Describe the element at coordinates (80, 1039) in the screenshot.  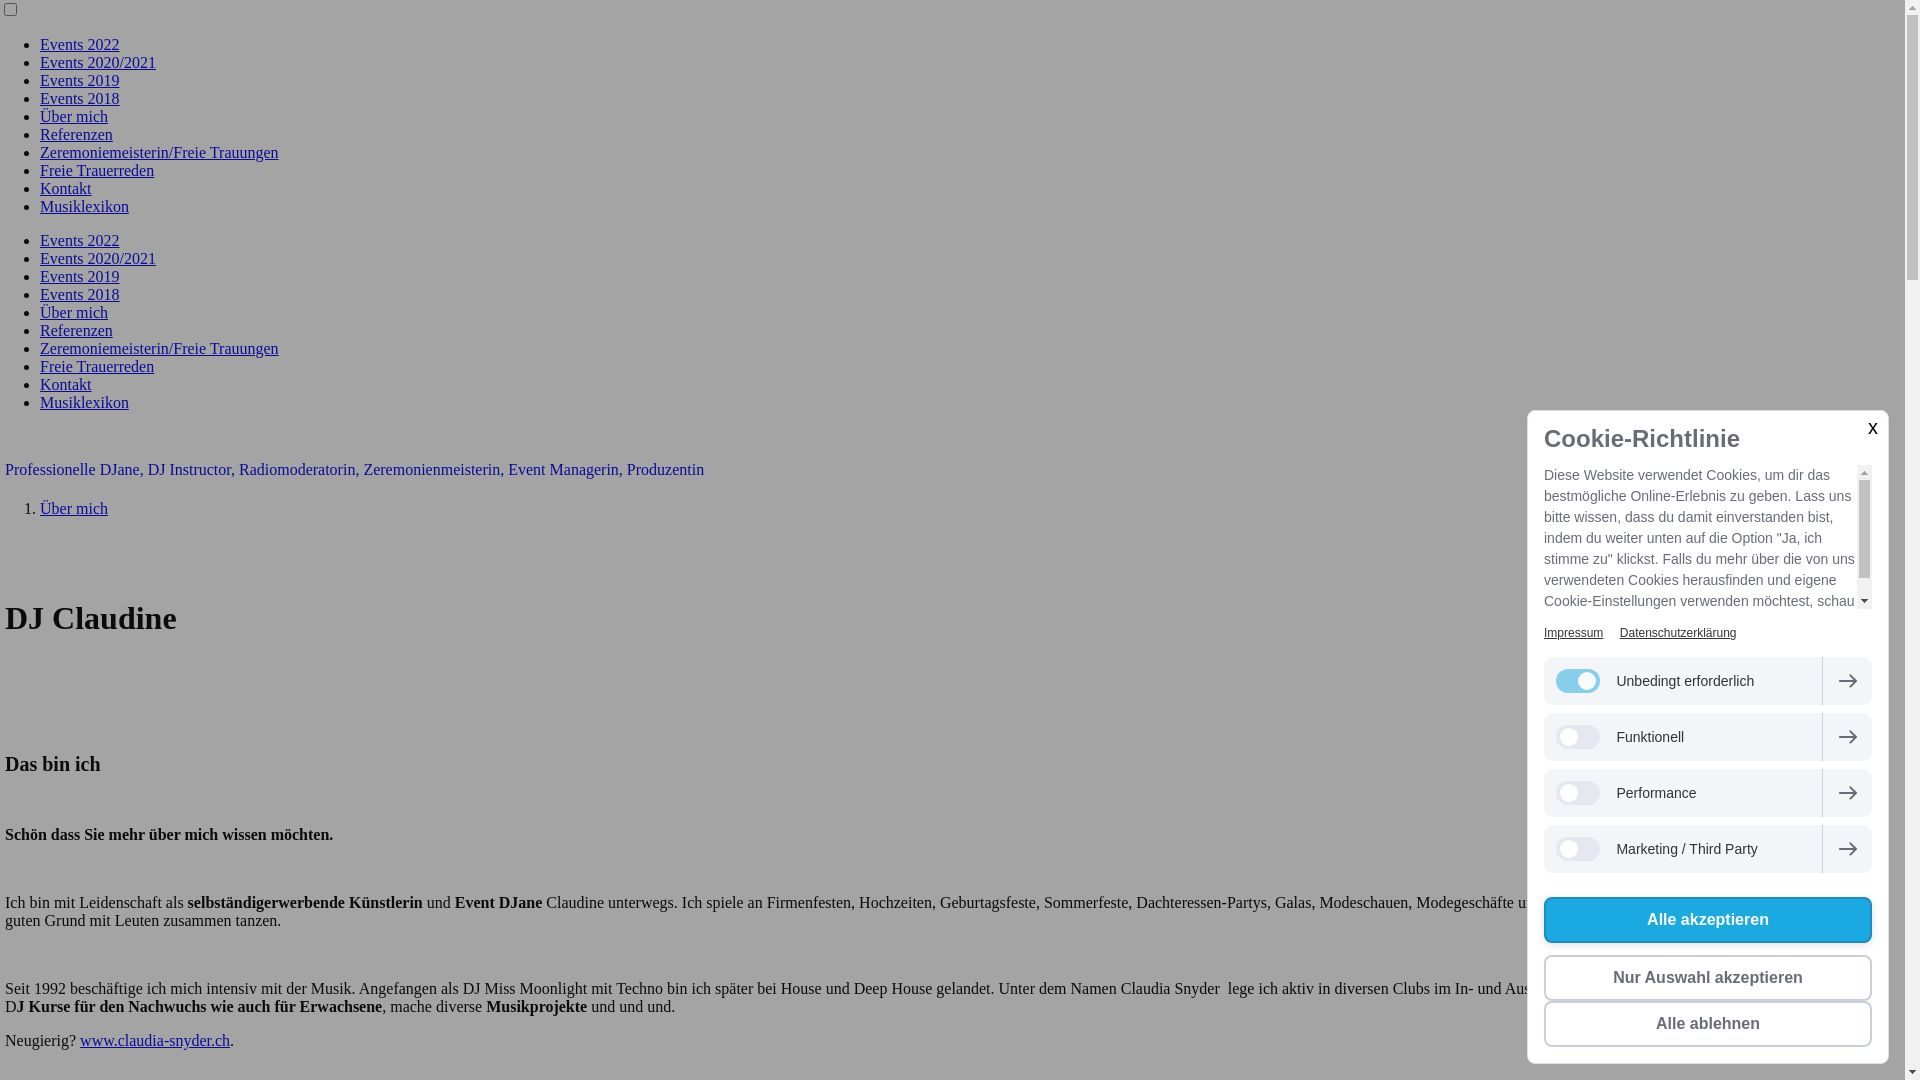
I see `'www.claudia-snyder.ch'` at that location.